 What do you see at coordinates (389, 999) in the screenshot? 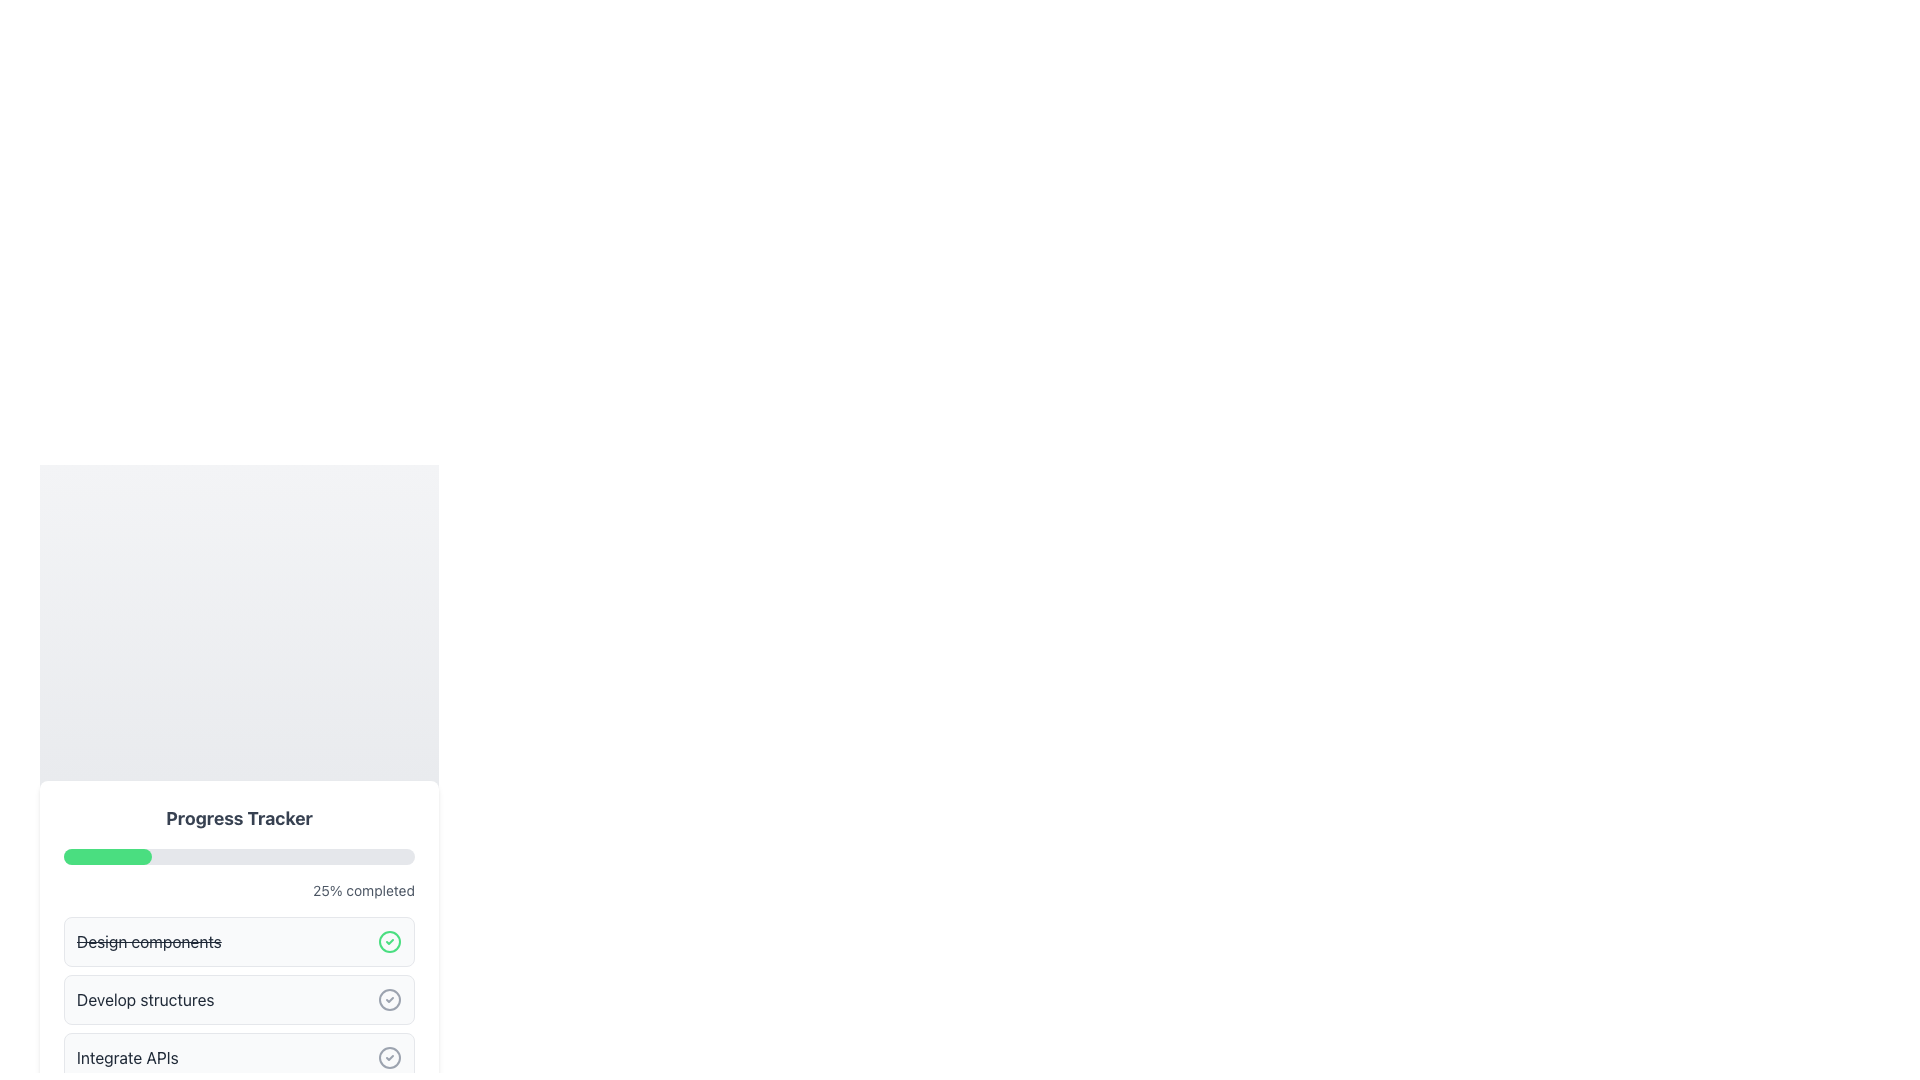
I see `the completion status icon located to the right of the text 'Develop structures'` at bounding box center [389, 999].